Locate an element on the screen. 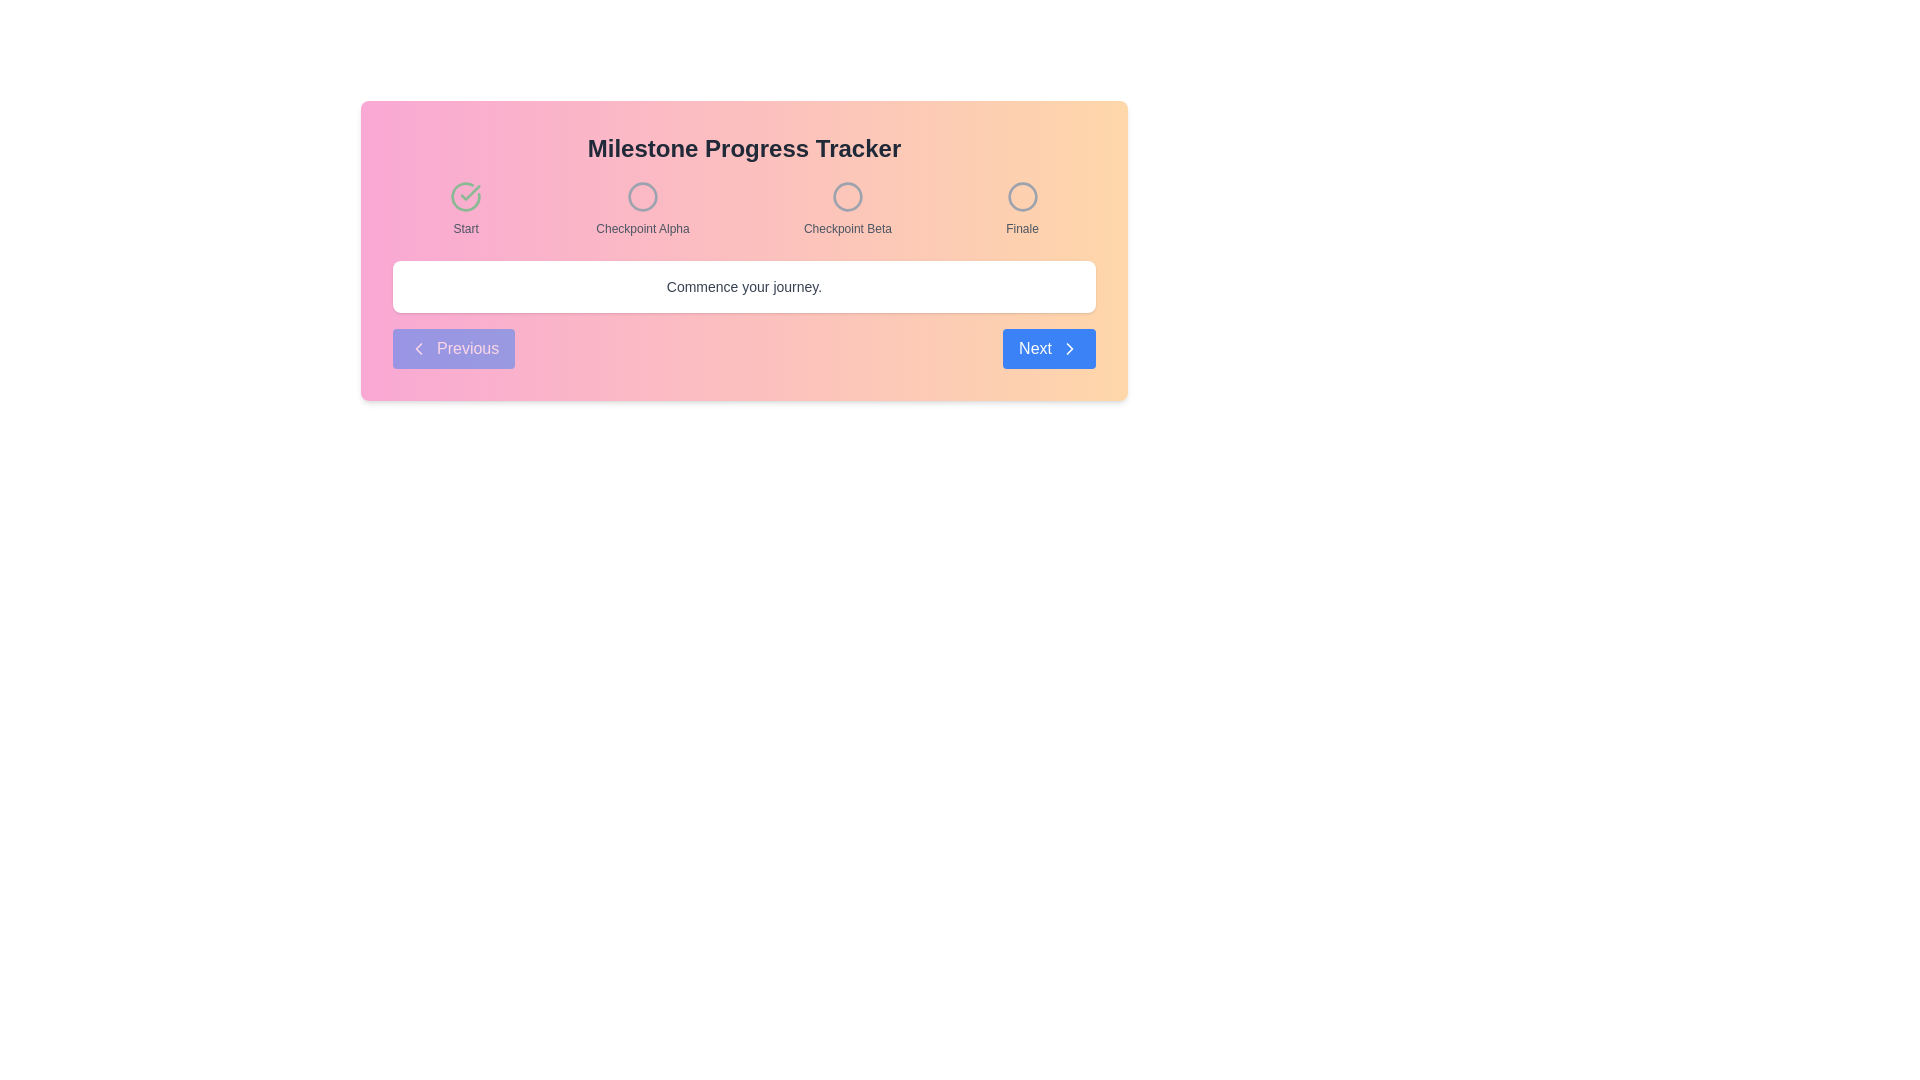  the pulsating animation of the circular green checkmark icon, which is the first milestone in the sequence labeled 'Start' is located at coordinates (465, 196).